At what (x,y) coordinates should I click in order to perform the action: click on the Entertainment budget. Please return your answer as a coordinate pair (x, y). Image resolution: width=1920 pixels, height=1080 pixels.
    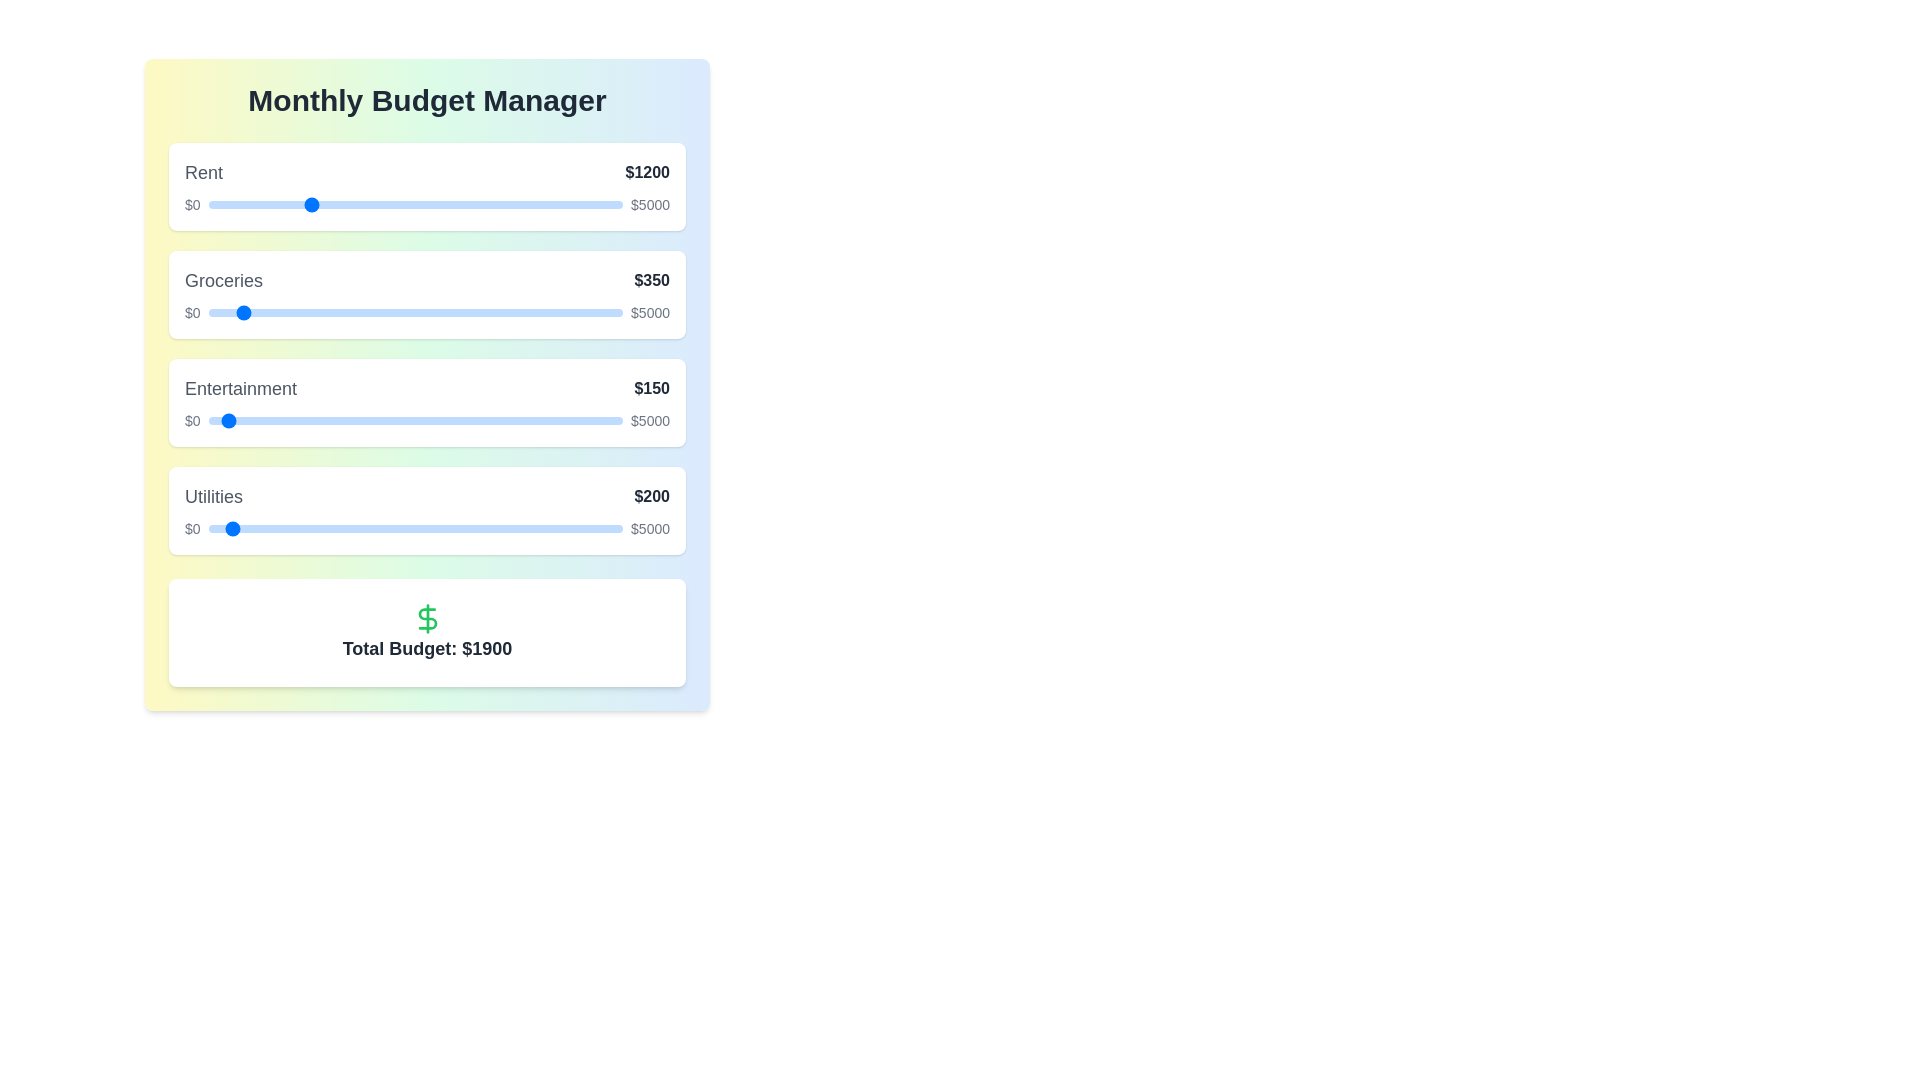
    Looking at the image, I should click on (582, 419).